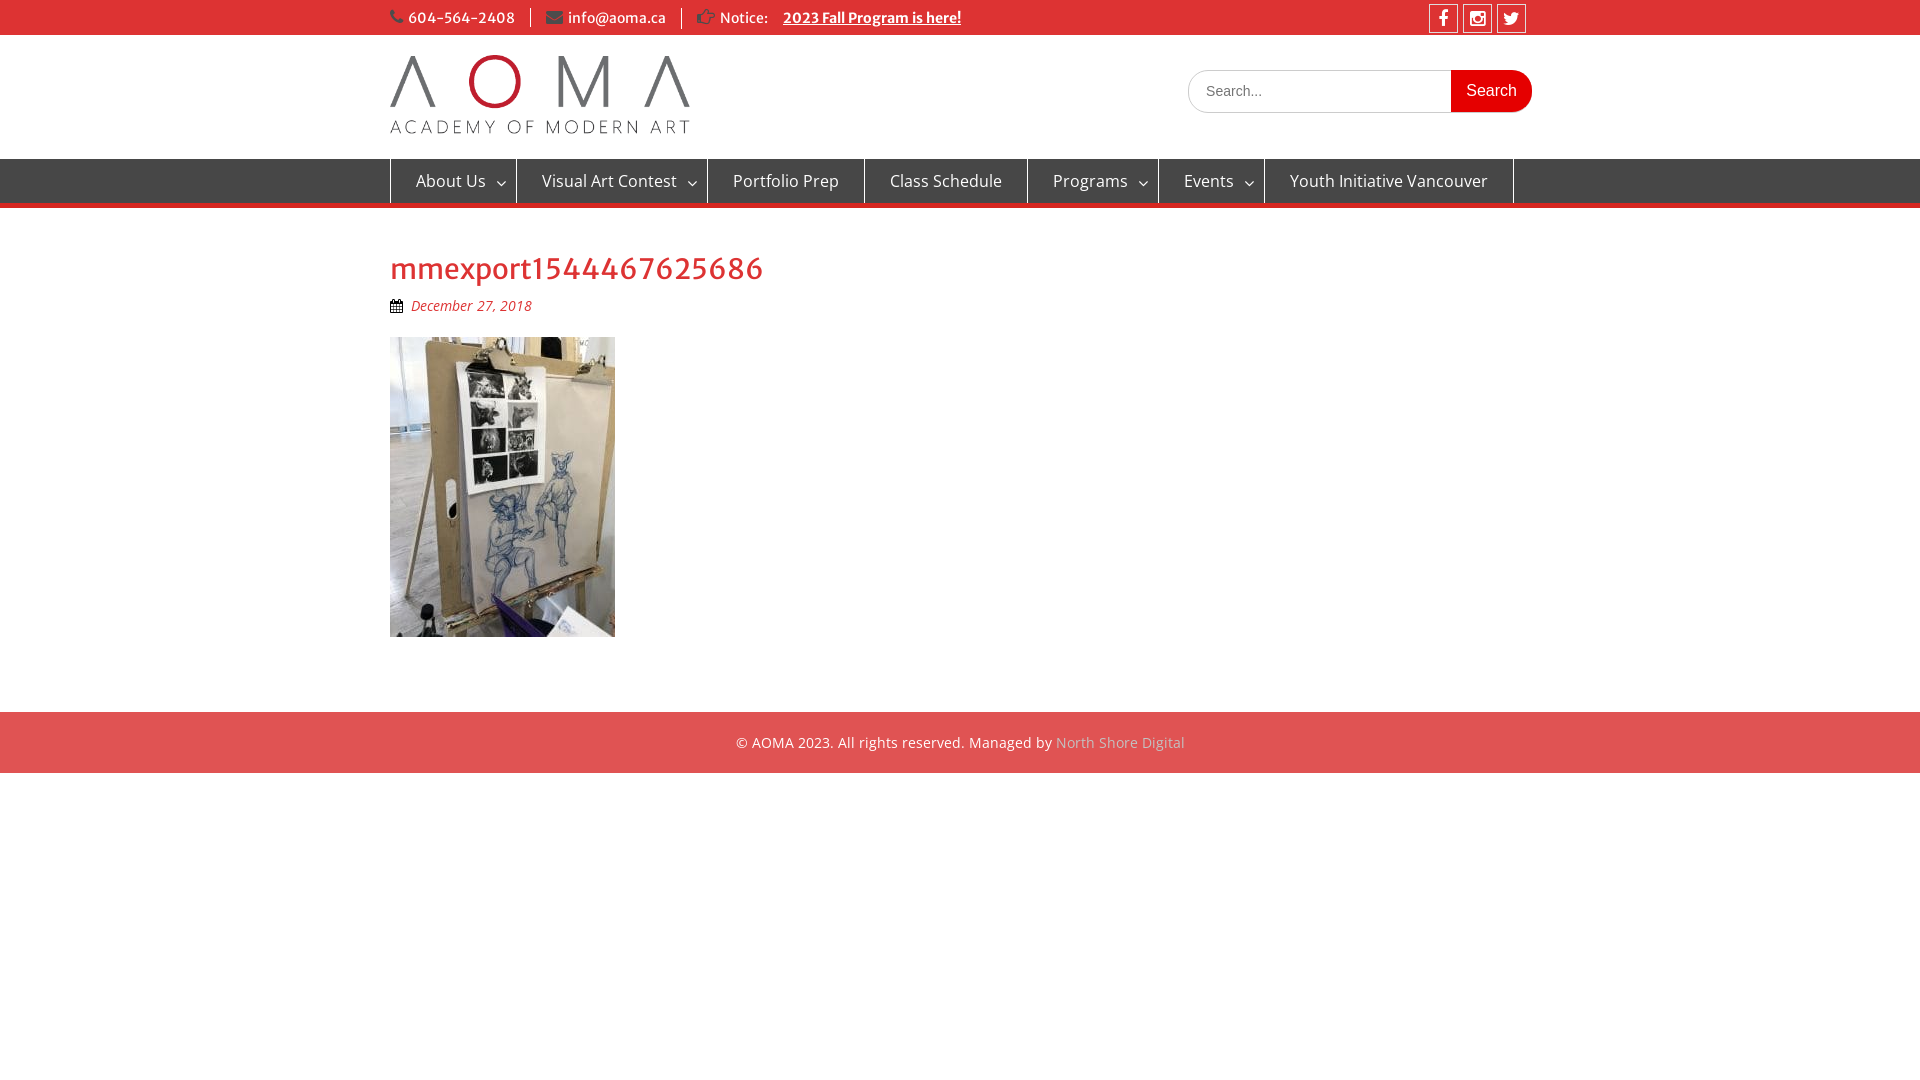  What do you see at coordinates (1462, 18) in the screenshot?
I see `'Instagram'` at bounding box center [1462, 18].